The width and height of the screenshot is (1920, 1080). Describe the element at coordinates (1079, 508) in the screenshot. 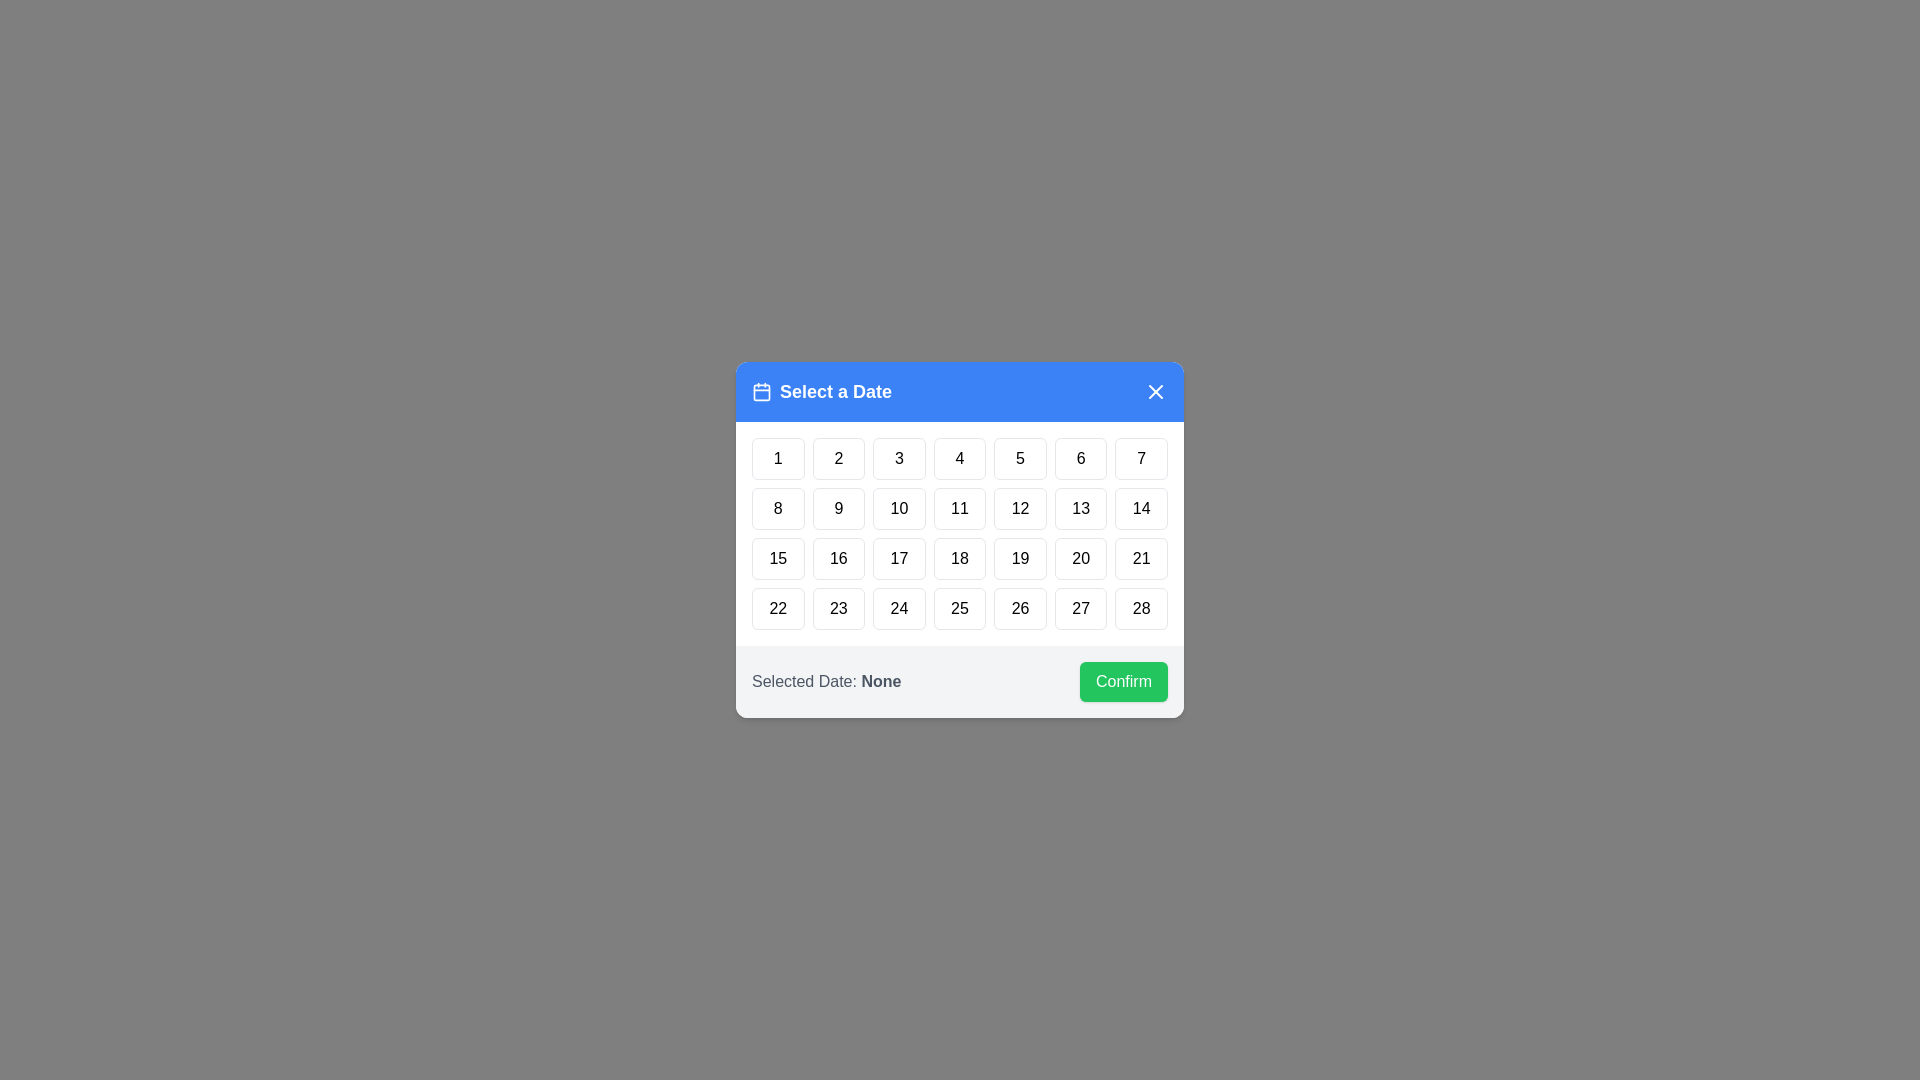

I see `the button representing the day 13 to select that date` at that location.